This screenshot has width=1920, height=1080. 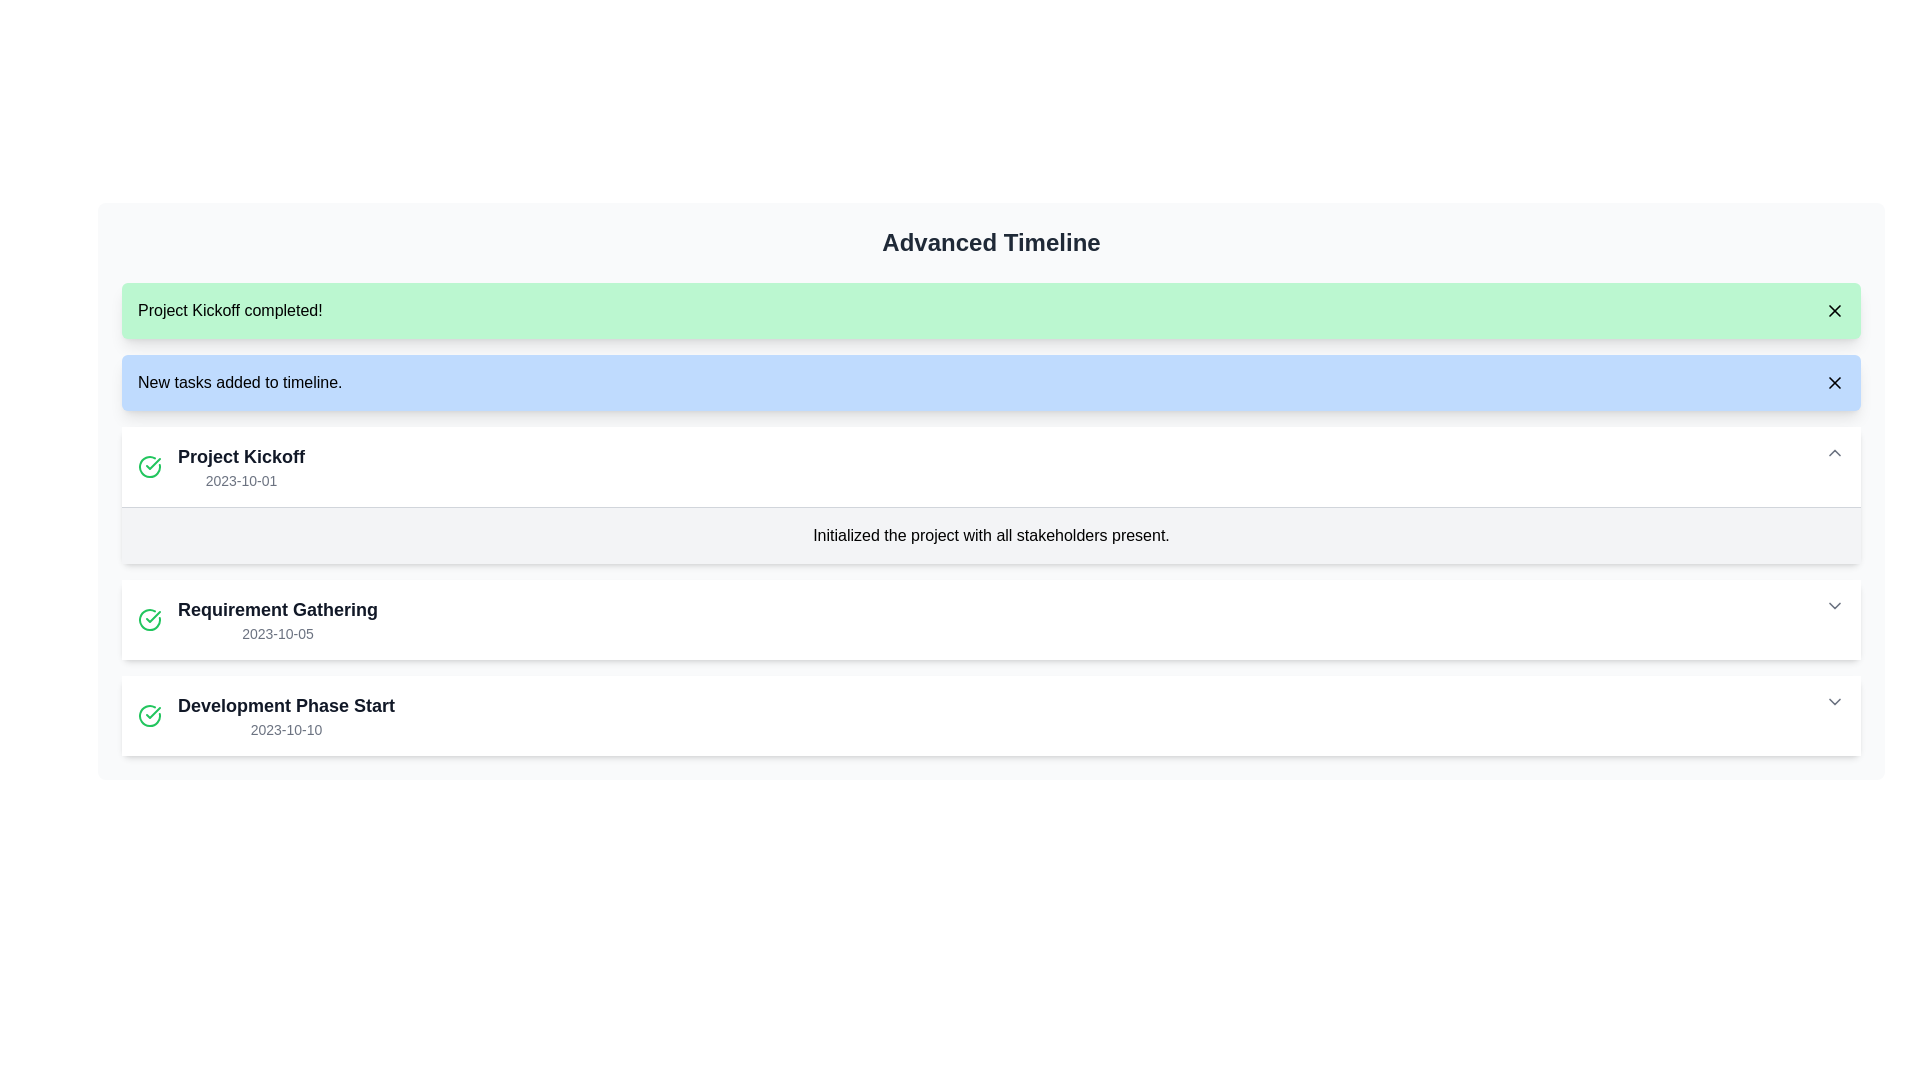 What do you see at coordinates (221, 466) in the screenshot?
I see `the 'Project Kickoff' milestone event in the timeline, which is the third item in the list and is positioned before 'Requirement Gathering'` at bounding box center [221, 466].